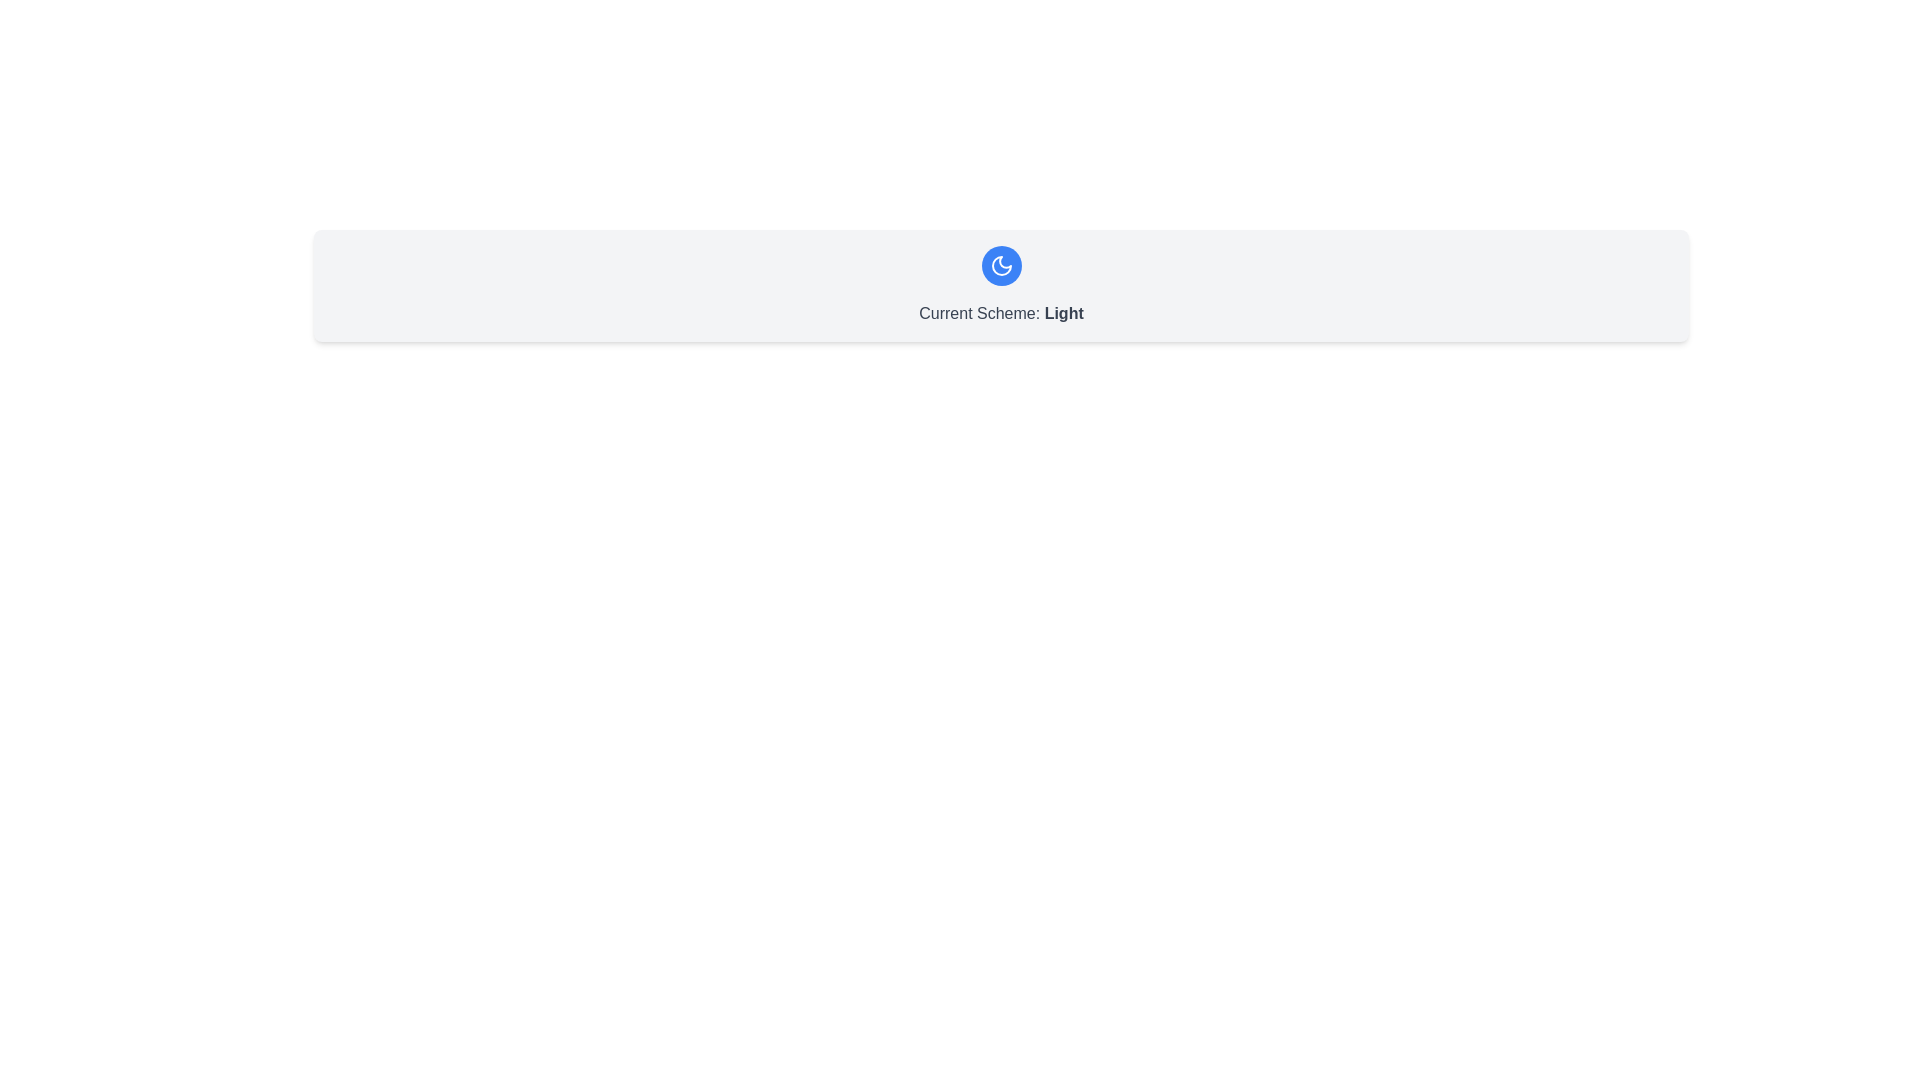 The height and width of the screenshot is (1080, 1920). I want to click on the vector graphic icon representing the nighttime or dark mode, located centrally above the text 'Current Scheme: Light.', so click(1001, 265).